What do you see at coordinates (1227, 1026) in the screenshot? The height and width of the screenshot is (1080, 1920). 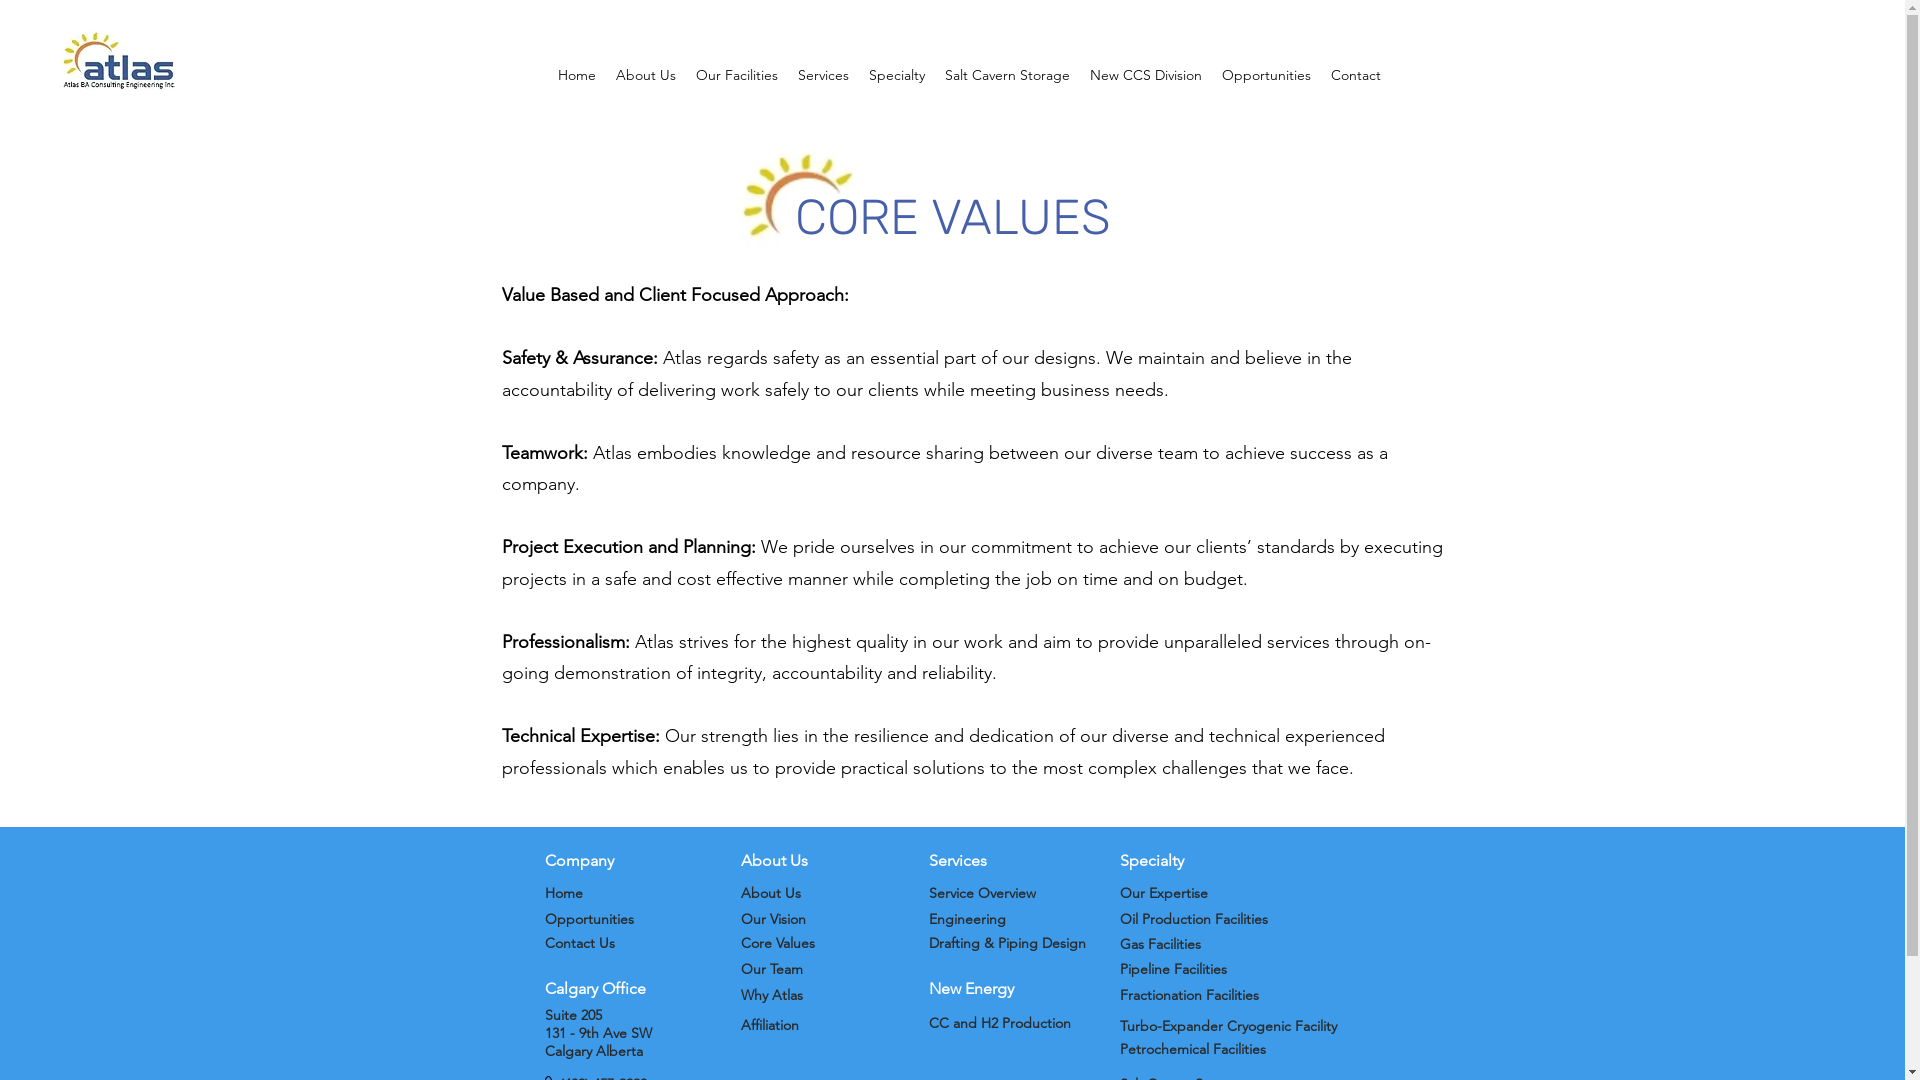 I see `'Turbo-Expander Cryogenic Facility'` at bounding box center [1227, 1026].